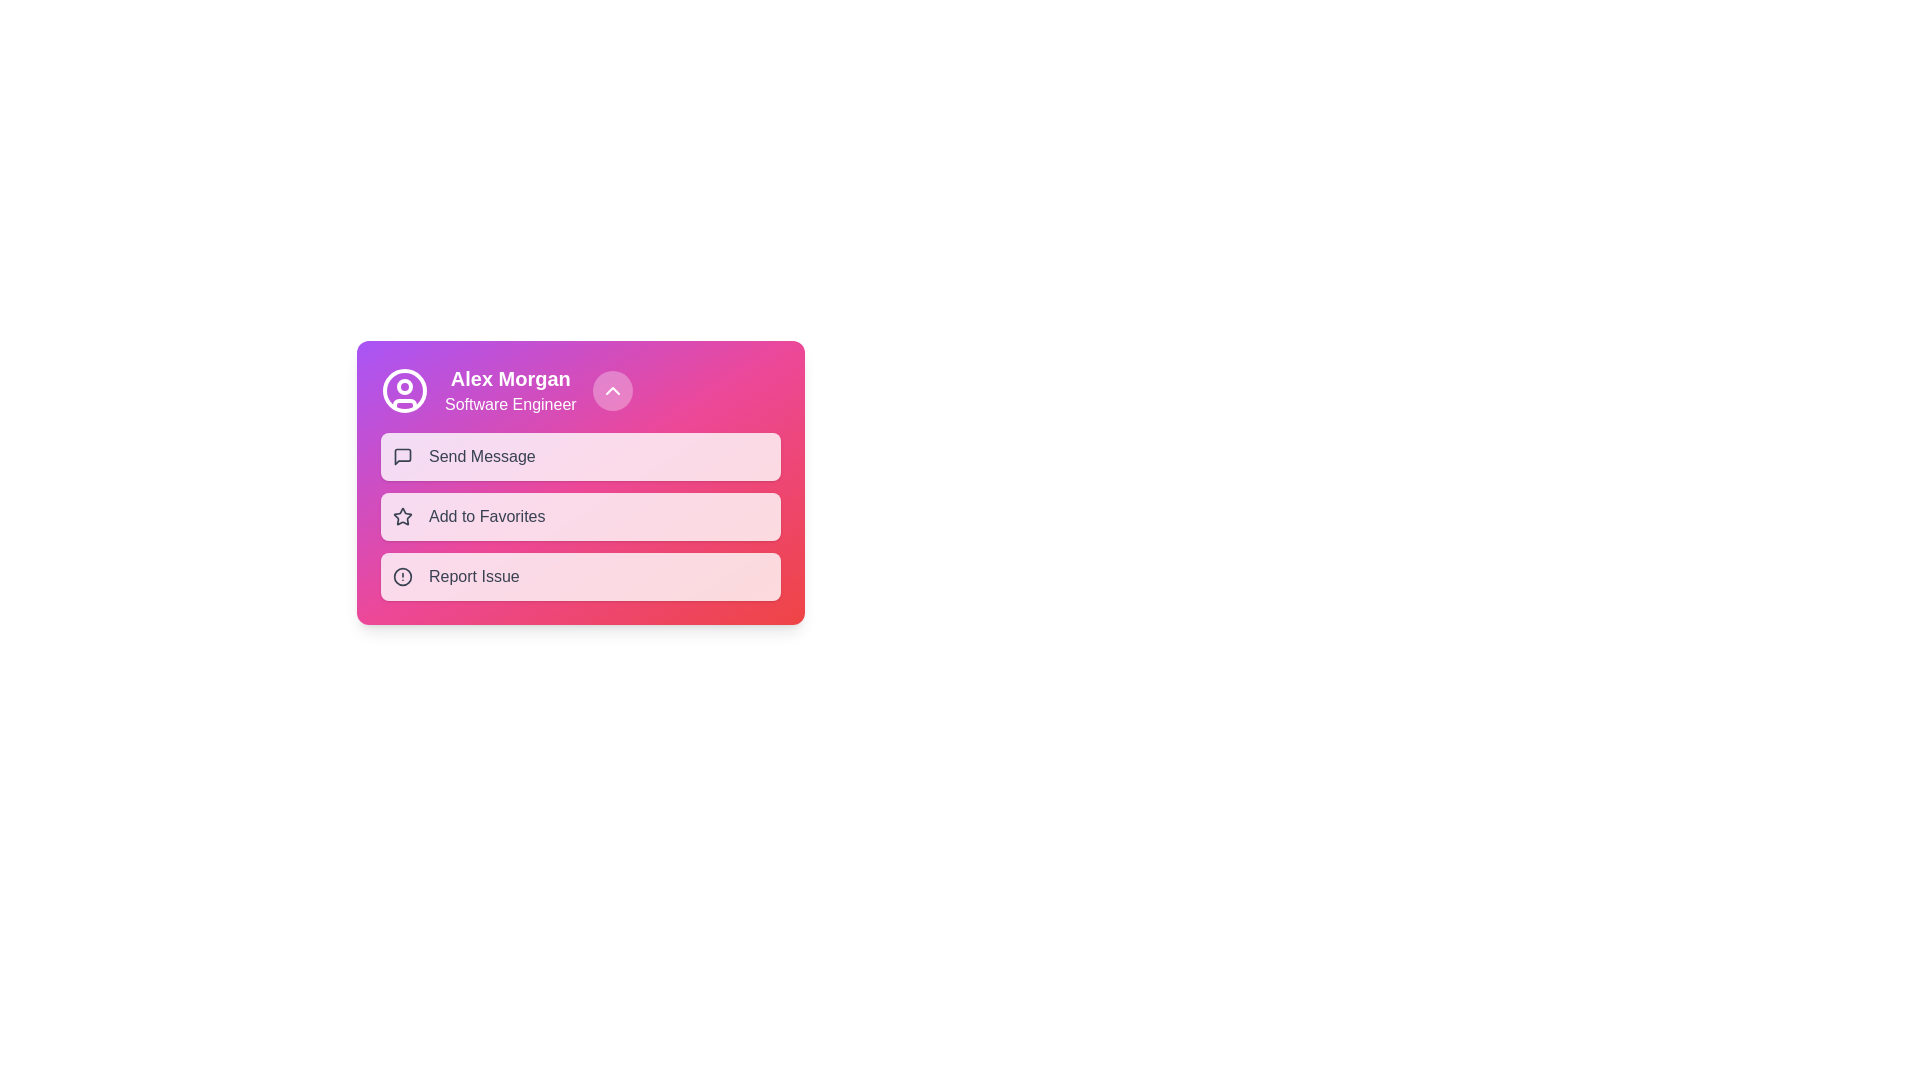 The image size is (1920, 1080). I want to click on the Text Label that provides context for the 'Send Message' button, which is located to the immediate right of a speech bubble icon and is the first option in a list of three buttons, so click(482, 456).